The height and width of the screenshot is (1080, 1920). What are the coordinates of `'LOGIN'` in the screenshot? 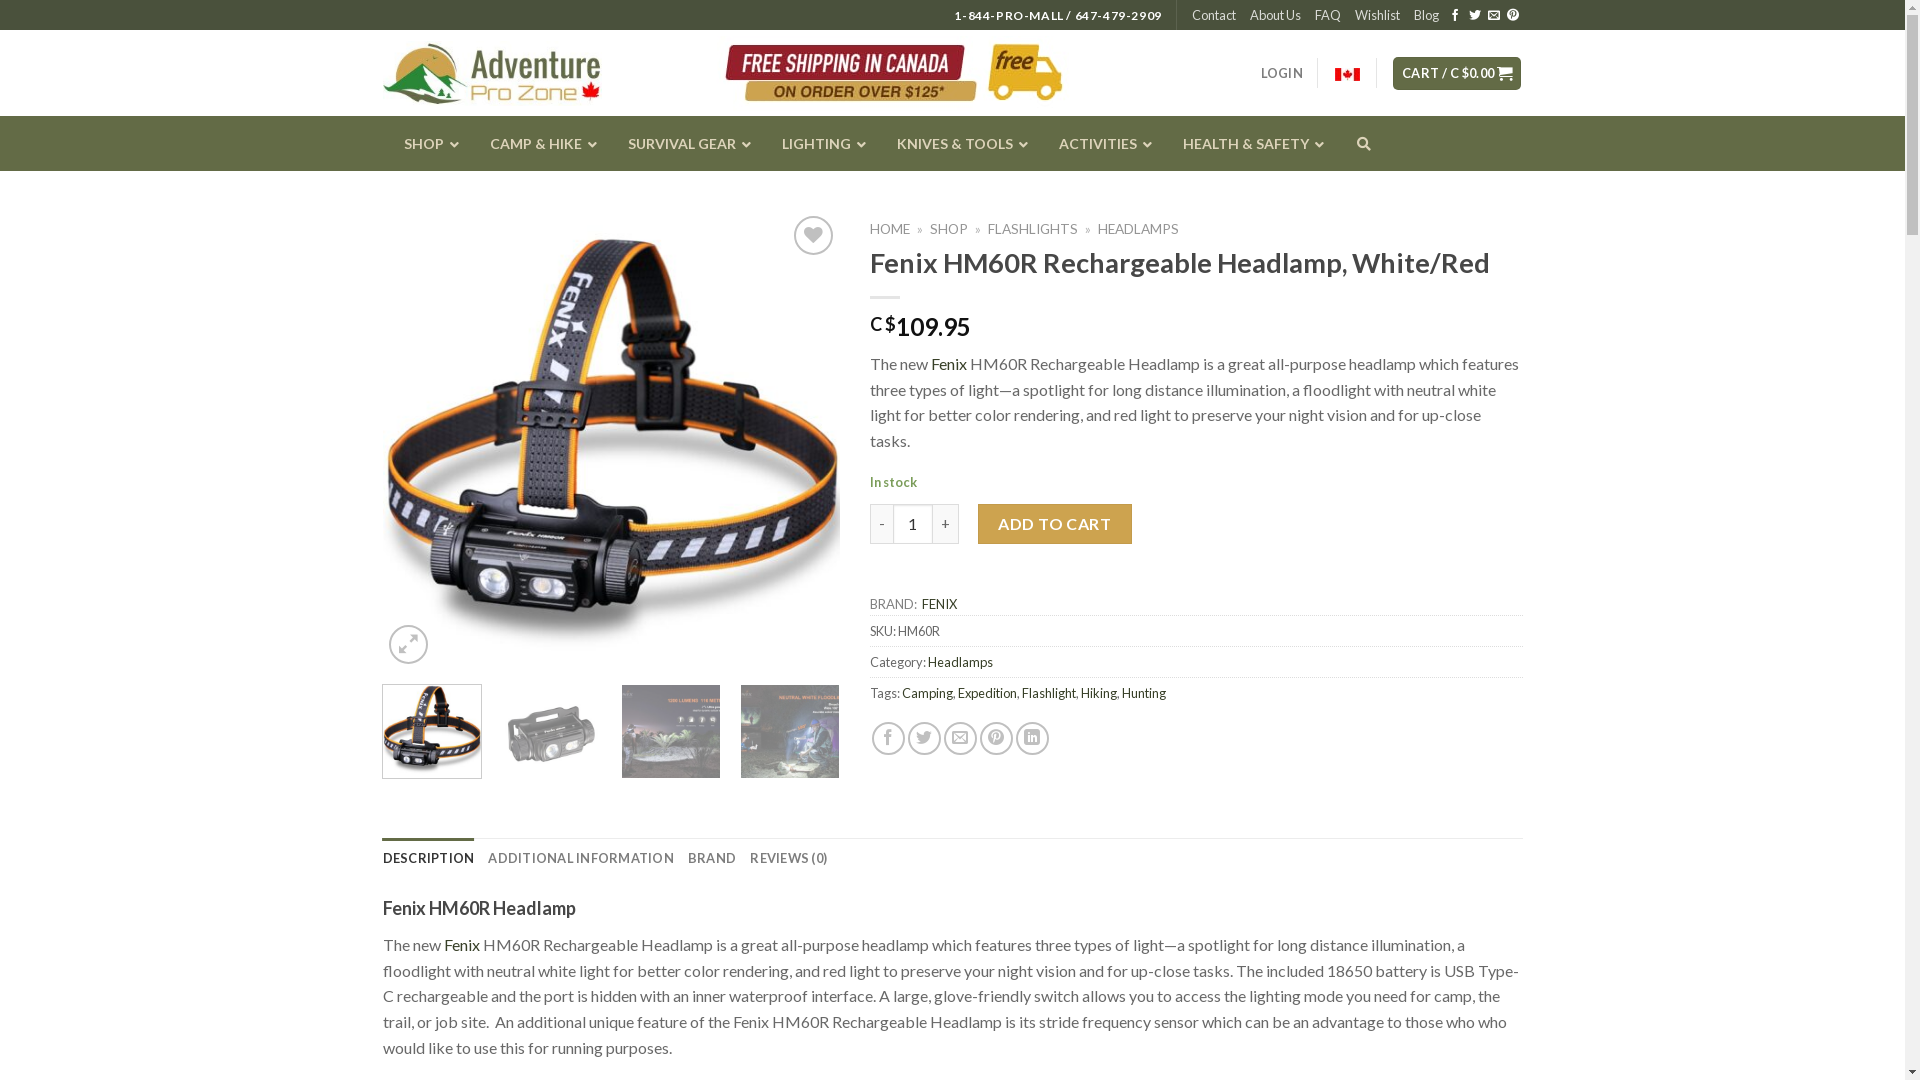 It's located at (1260, 72).